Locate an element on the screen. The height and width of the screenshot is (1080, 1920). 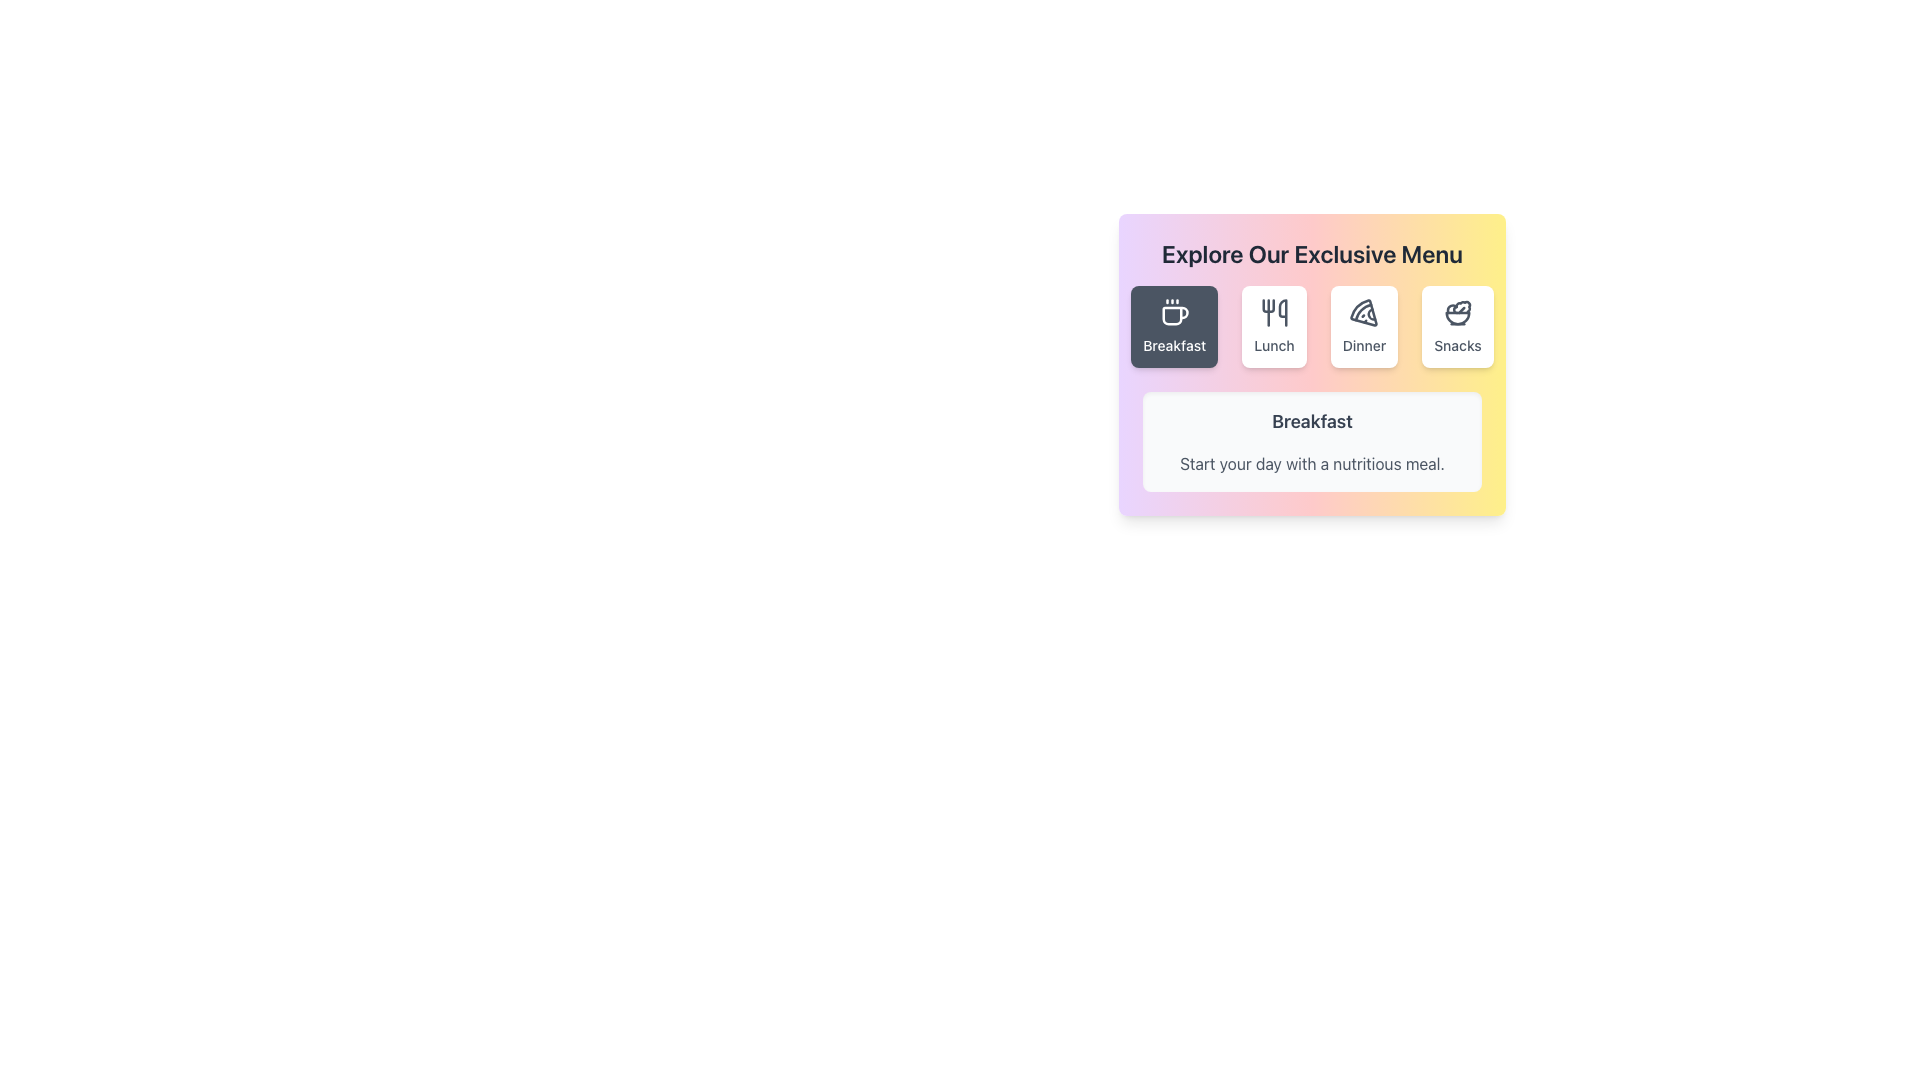
the lunch icon located in the second button of the menu labeled 'Explore Our Exclusive Menu', positioned between 'Breakfast' and 'Dinner' is located at coordinates (1273, 312).